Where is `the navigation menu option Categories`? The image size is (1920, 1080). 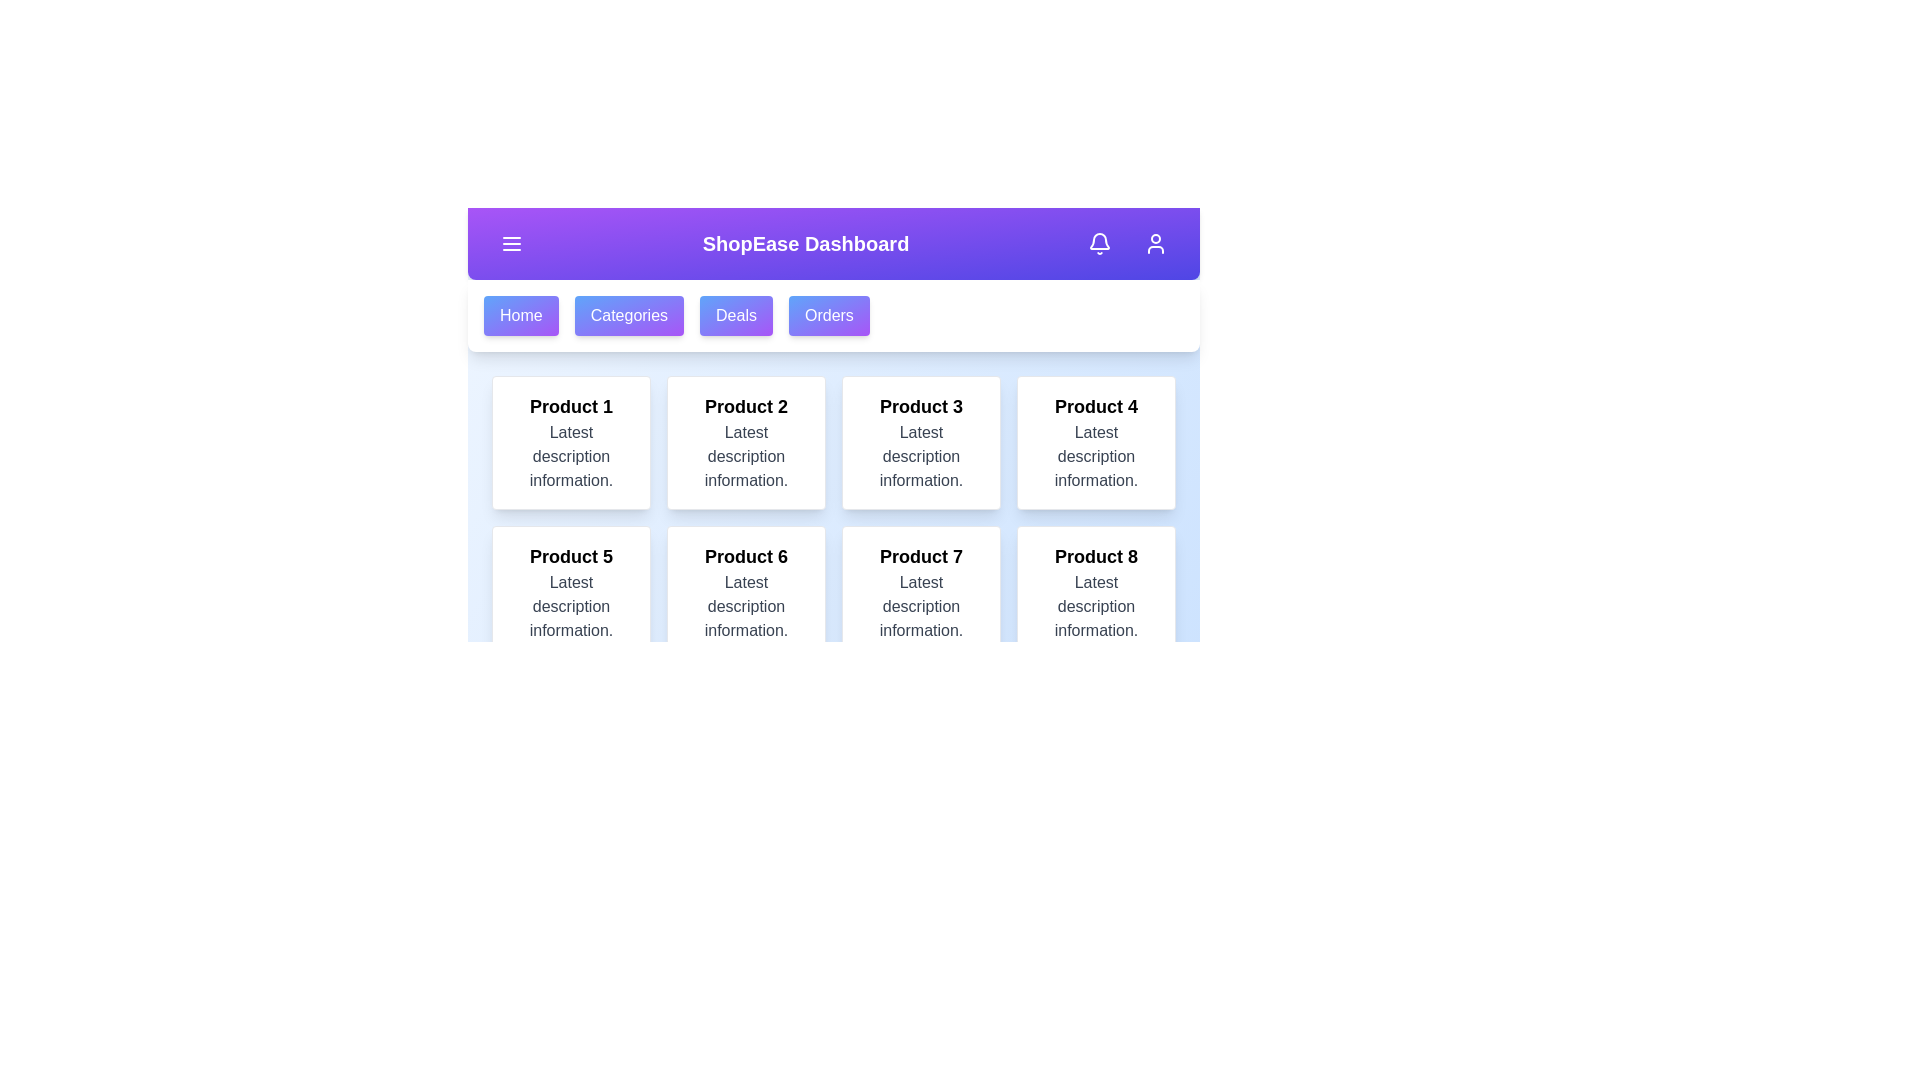 the navigation menu option Categories is located at coordinates (628, 315).